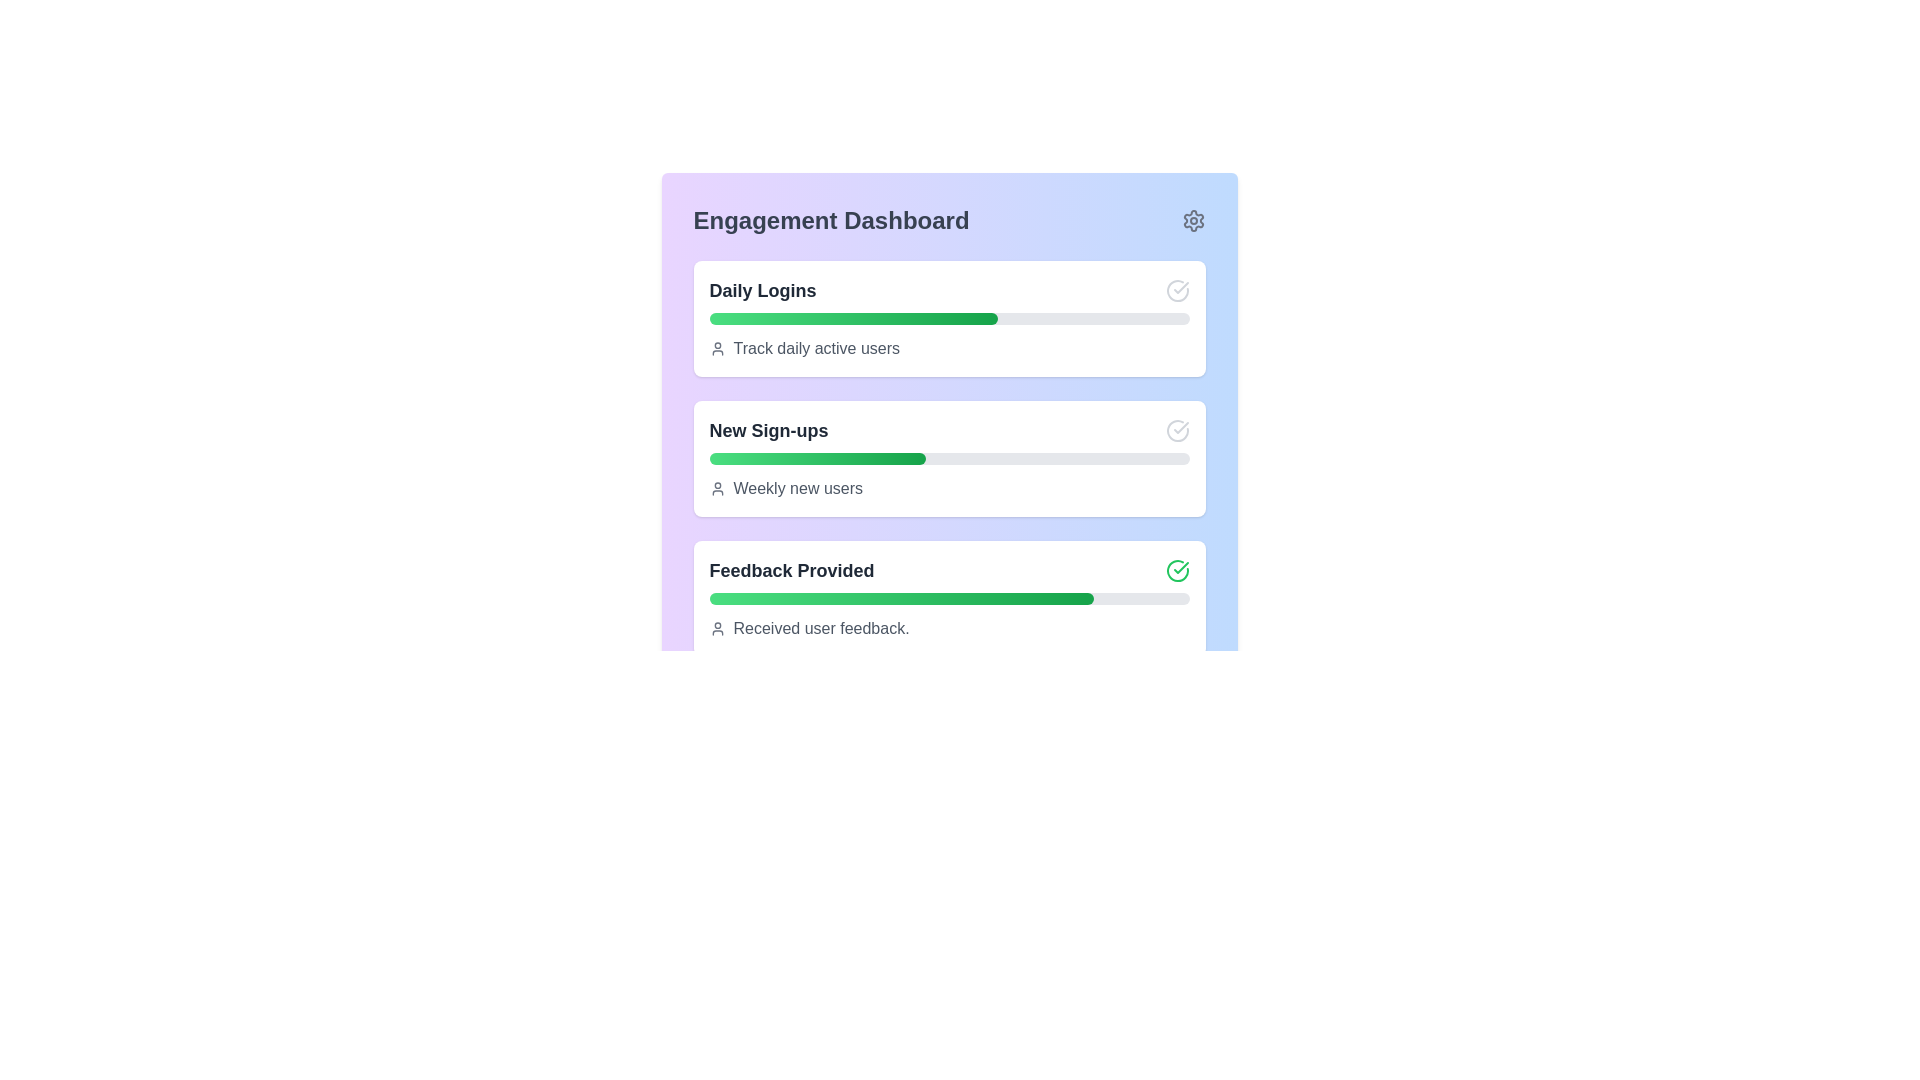  Describe the element at coordinates (1193, 220) in the screenshot. I see `the gear-shaped icon representing settings, located to the far right of the 'Engagement Dashboard' header` at that location.